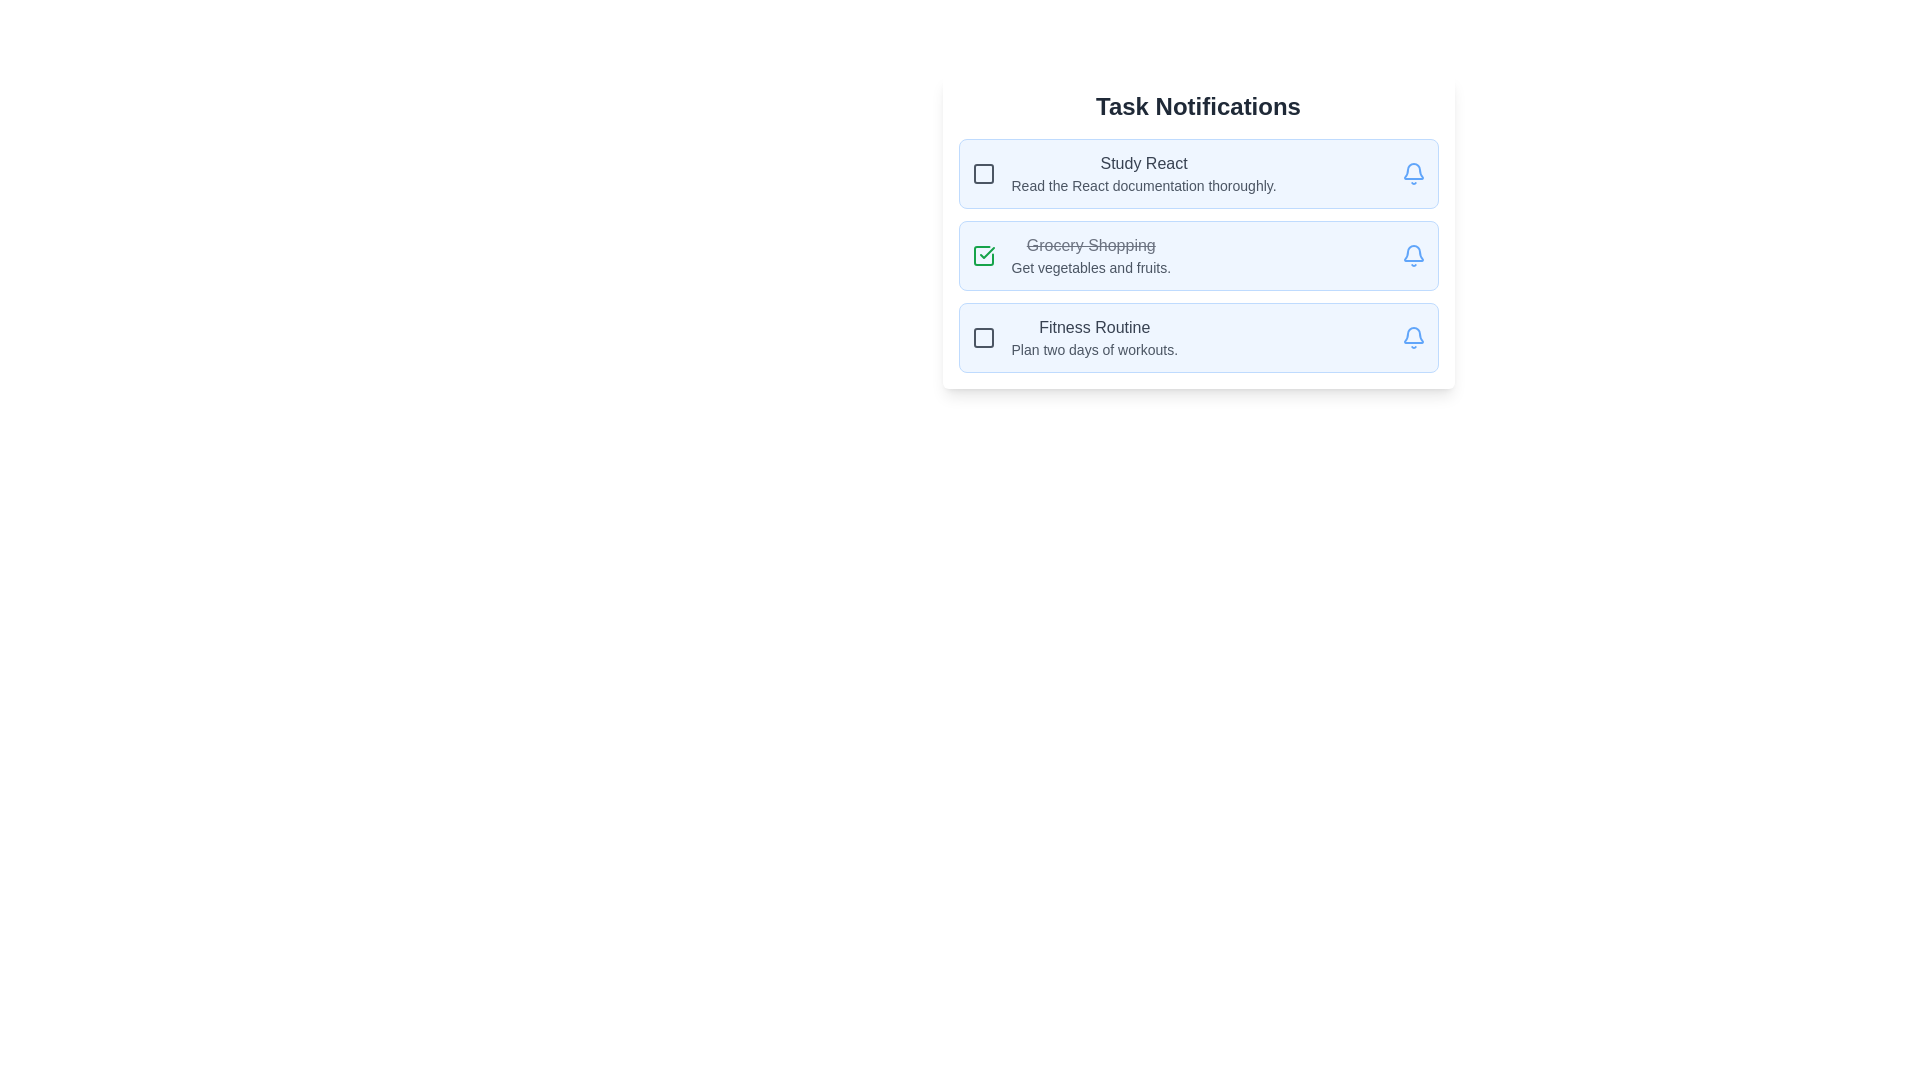 This screenshot has width=1920, height=1080. Describe the element at coordinates (983, 254) in the screenshot. I see `the green outlined checkbox containing a checkmark` at that location.